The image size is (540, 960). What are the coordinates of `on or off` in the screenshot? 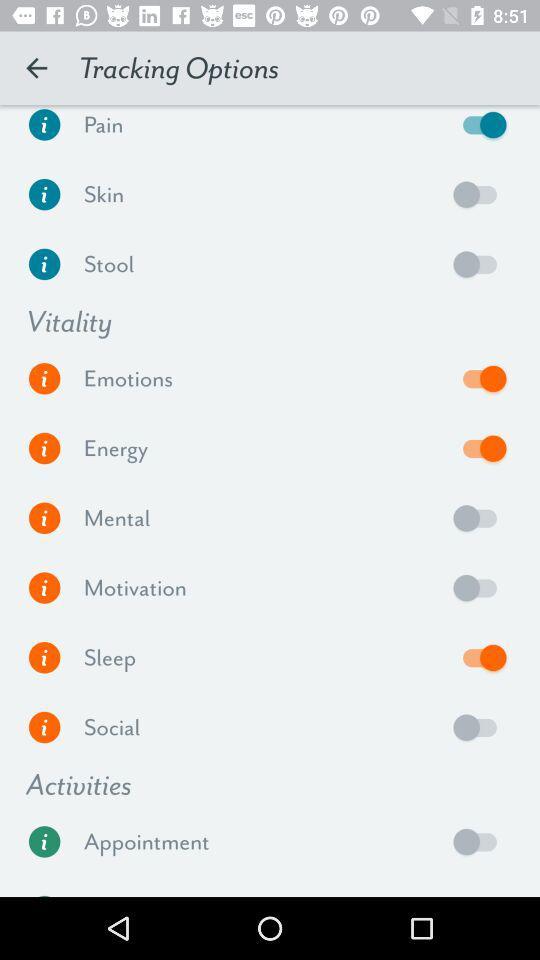 It's located at (479, 263).